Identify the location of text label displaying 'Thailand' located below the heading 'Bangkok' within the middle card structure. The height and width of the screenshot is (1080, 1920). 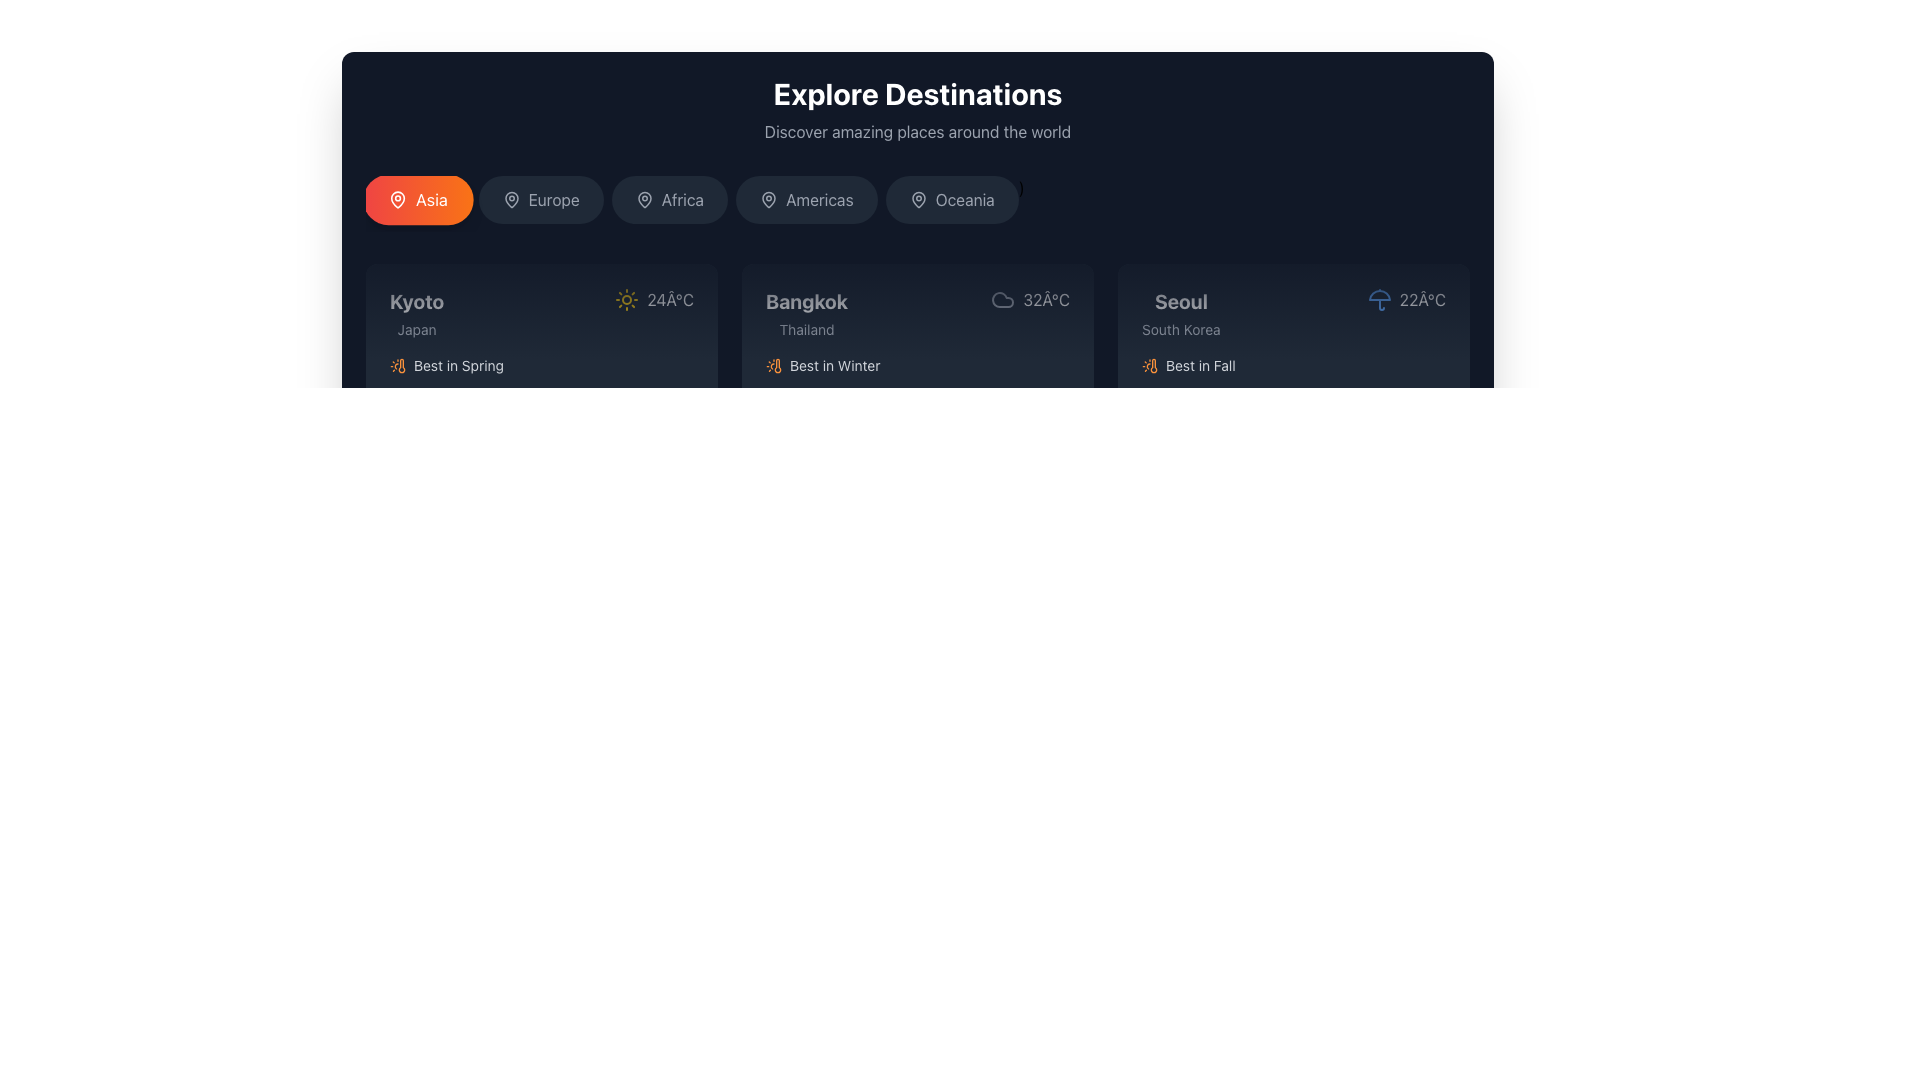
(806, 329).